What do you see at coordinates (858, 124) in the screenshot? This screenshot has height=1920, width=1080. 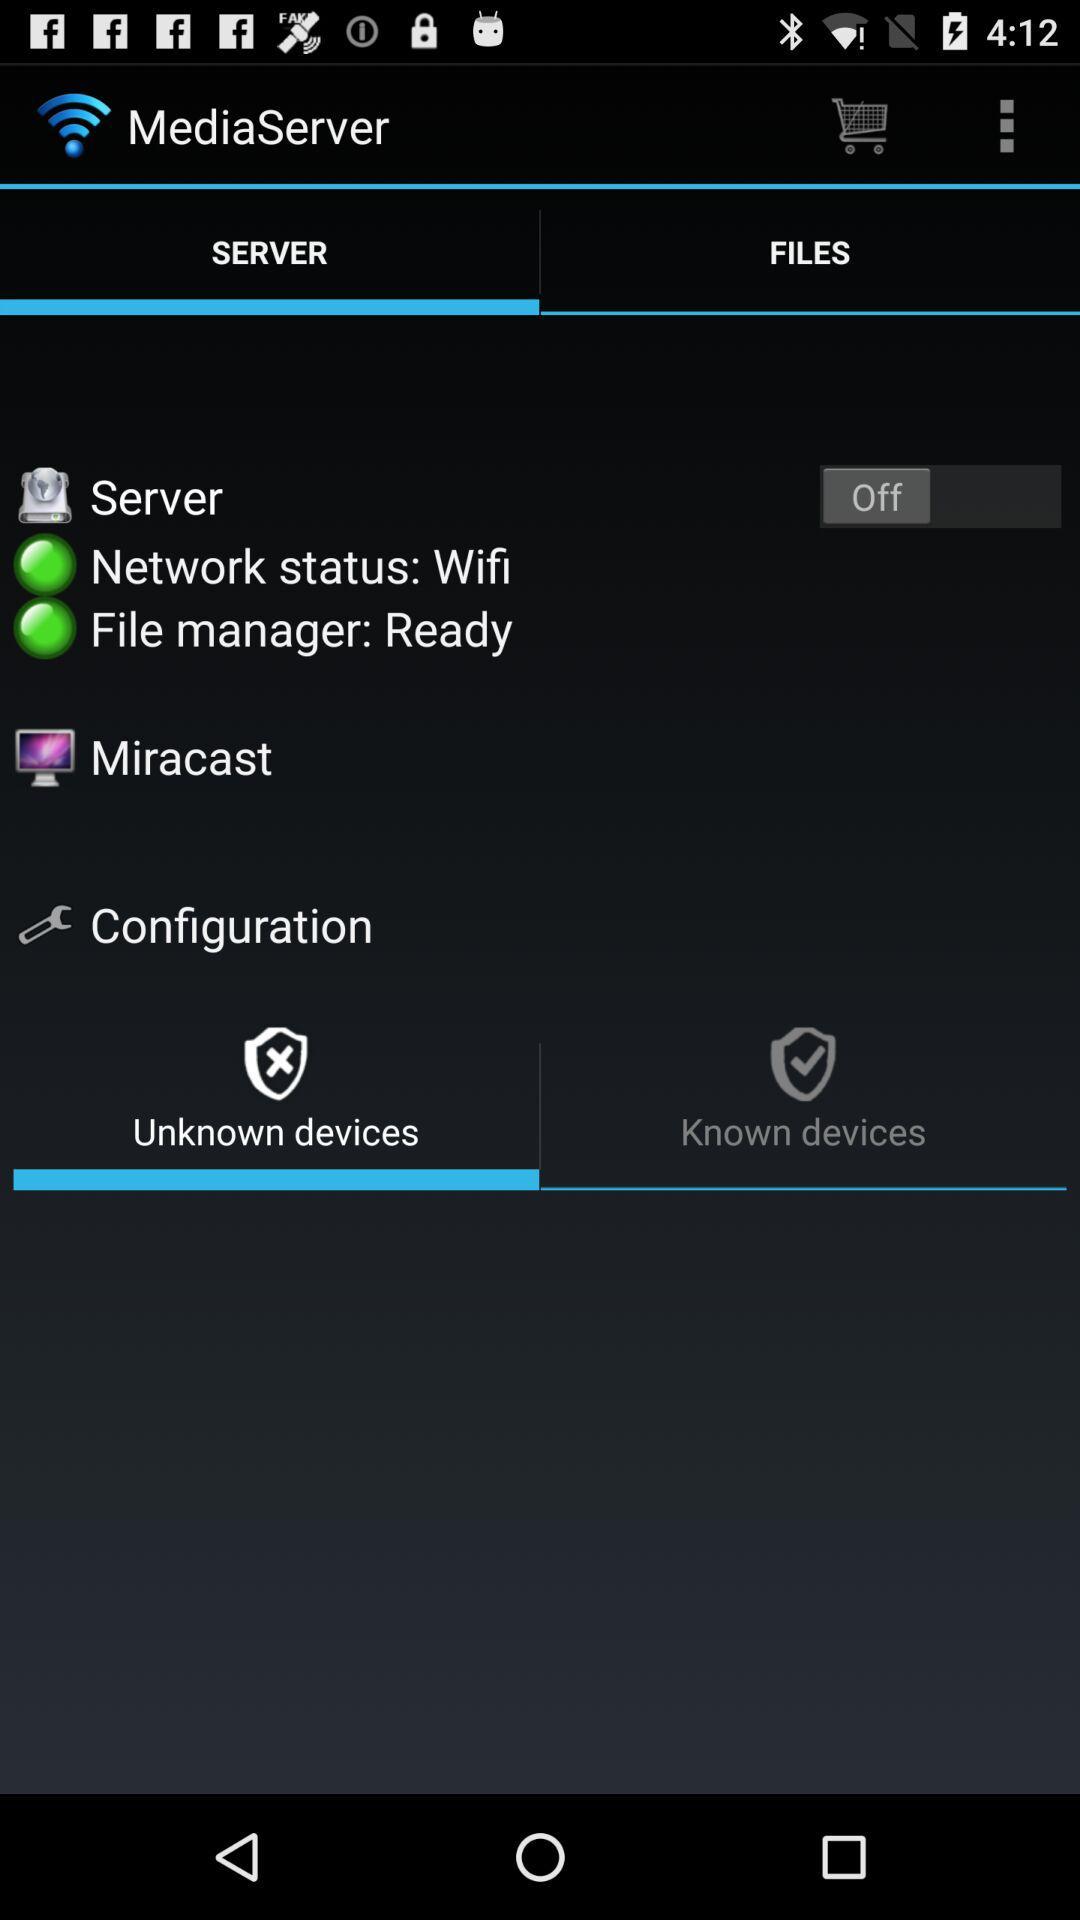 I see `item to the right of the mediaserver item` at bounding box center [858, 124].